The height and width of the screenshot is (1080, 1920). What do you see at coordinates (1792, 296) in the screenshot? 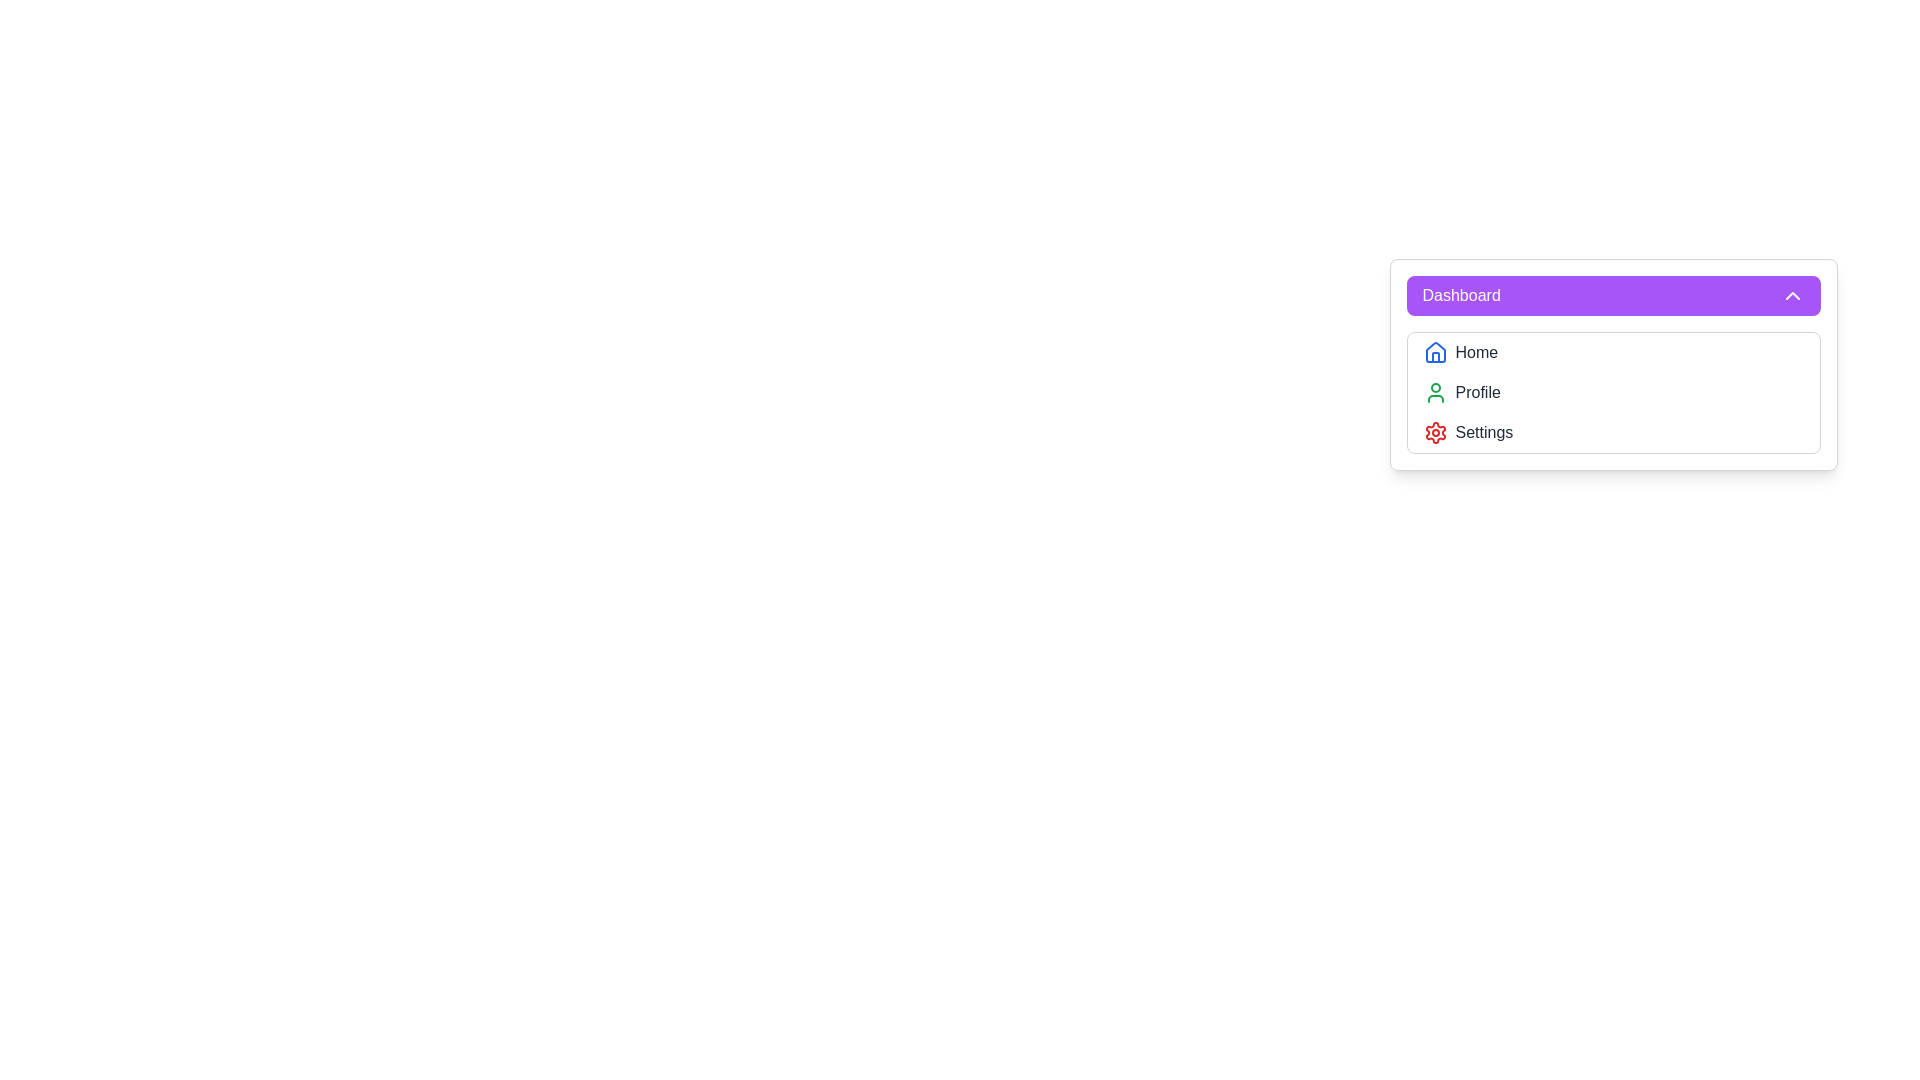
I see `the small upward-pointing triangular chevron icon outlined in white, located to the right of the 'Dashboard' header in the purple background` at bounding box center [1792, 296].